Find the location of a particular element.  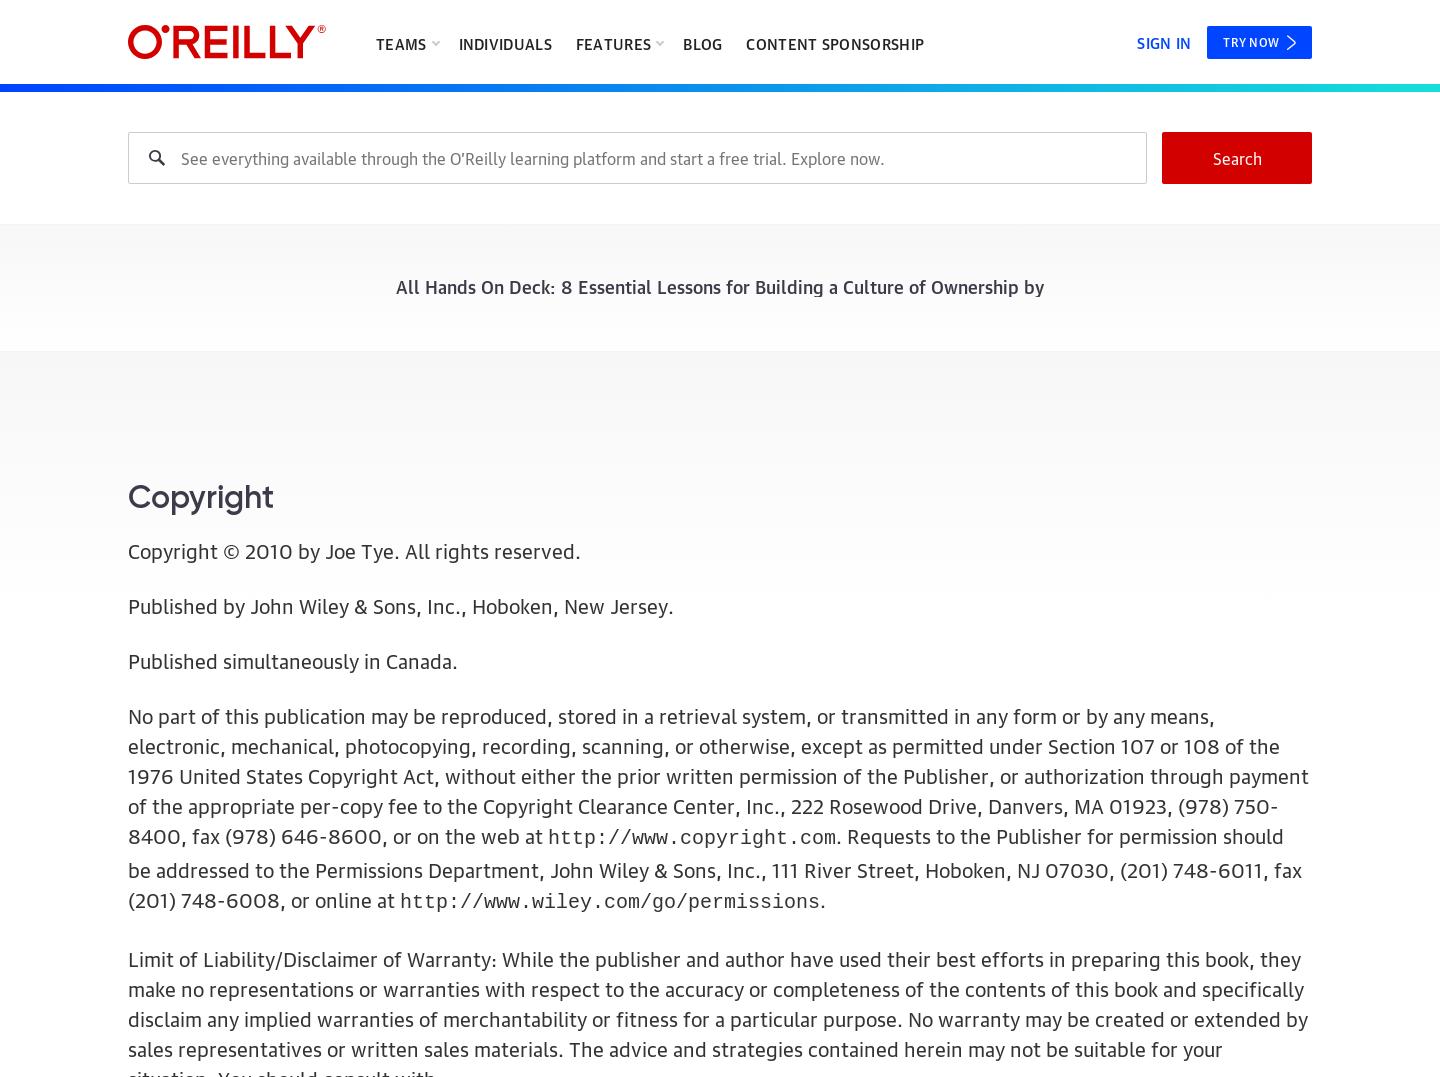

'All Hands On Deck: 8 Essential Lessons for Building a Culture of Ownership by' is located at coordinates (720, 283).